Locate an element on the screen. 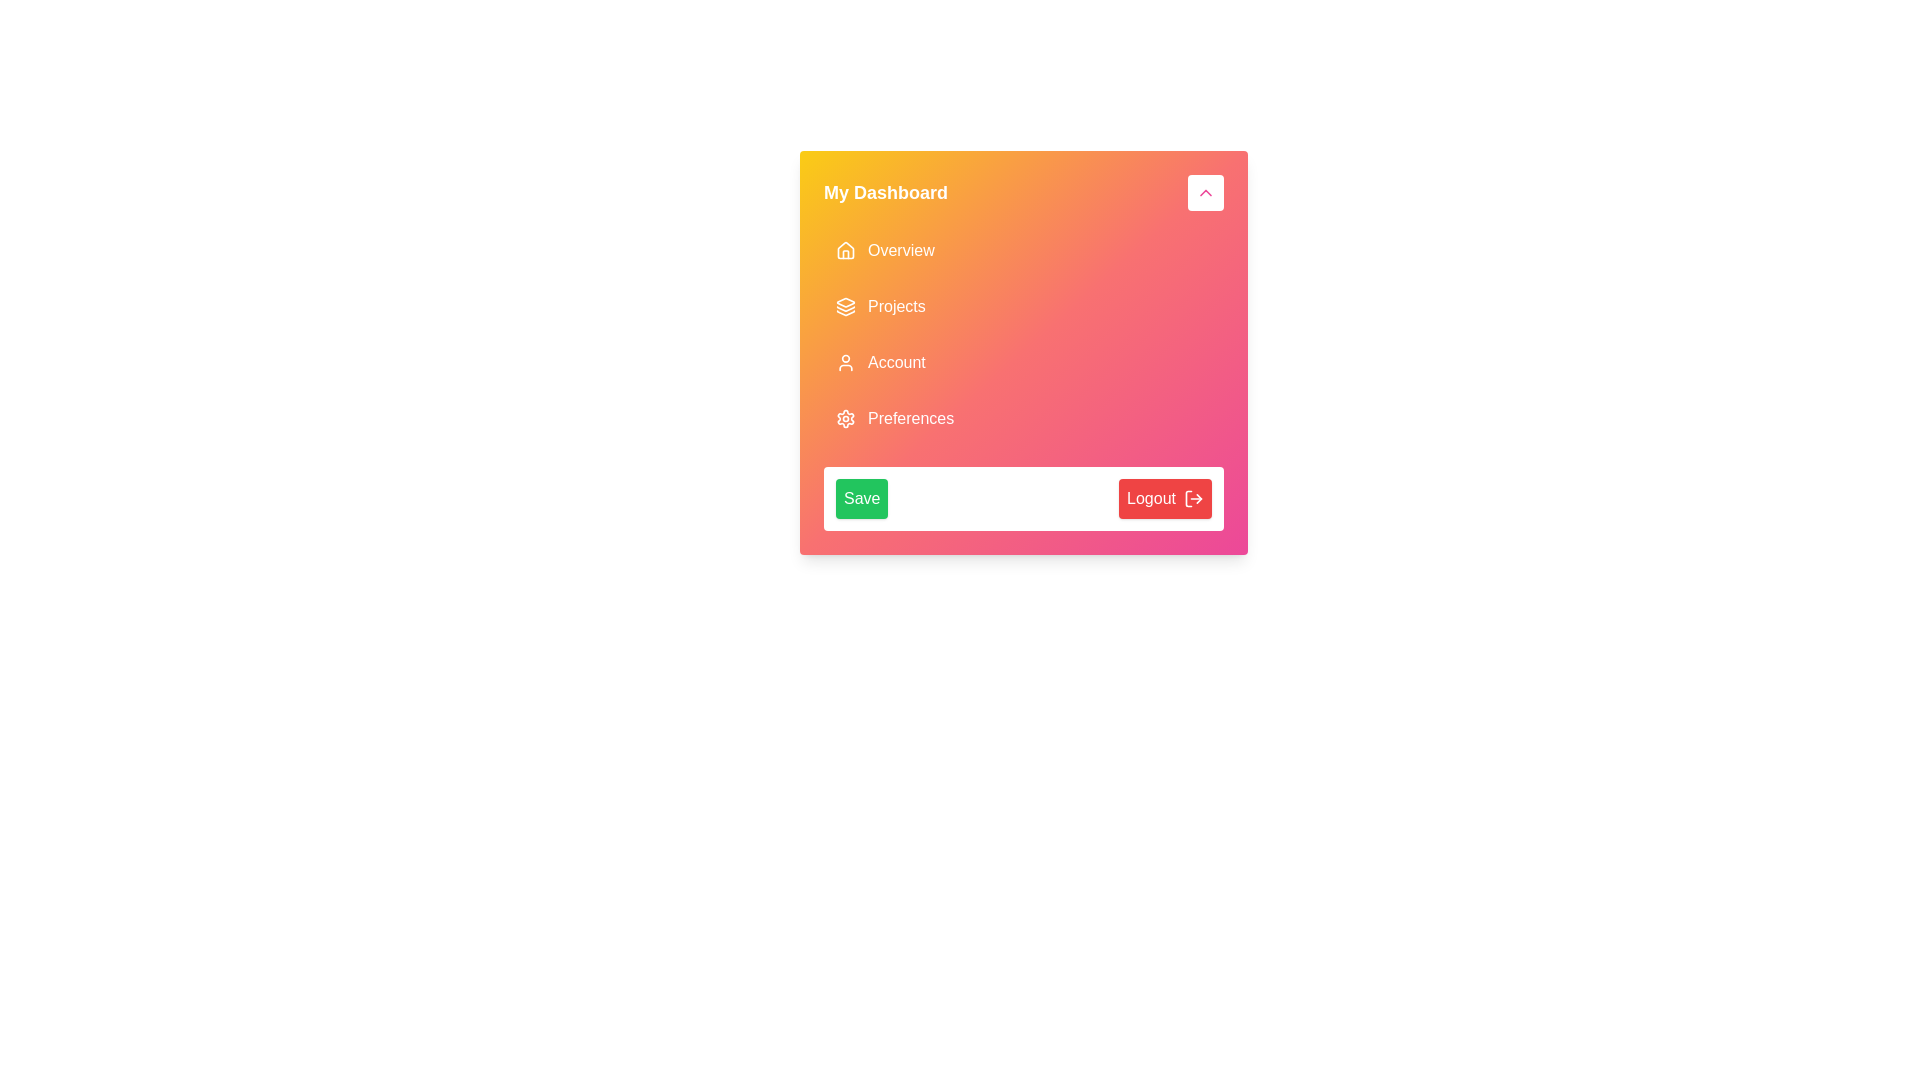 This screenshot has height=1080, width=1920. the 'My Dashboard' panel is located at coordinates (1023, 352).